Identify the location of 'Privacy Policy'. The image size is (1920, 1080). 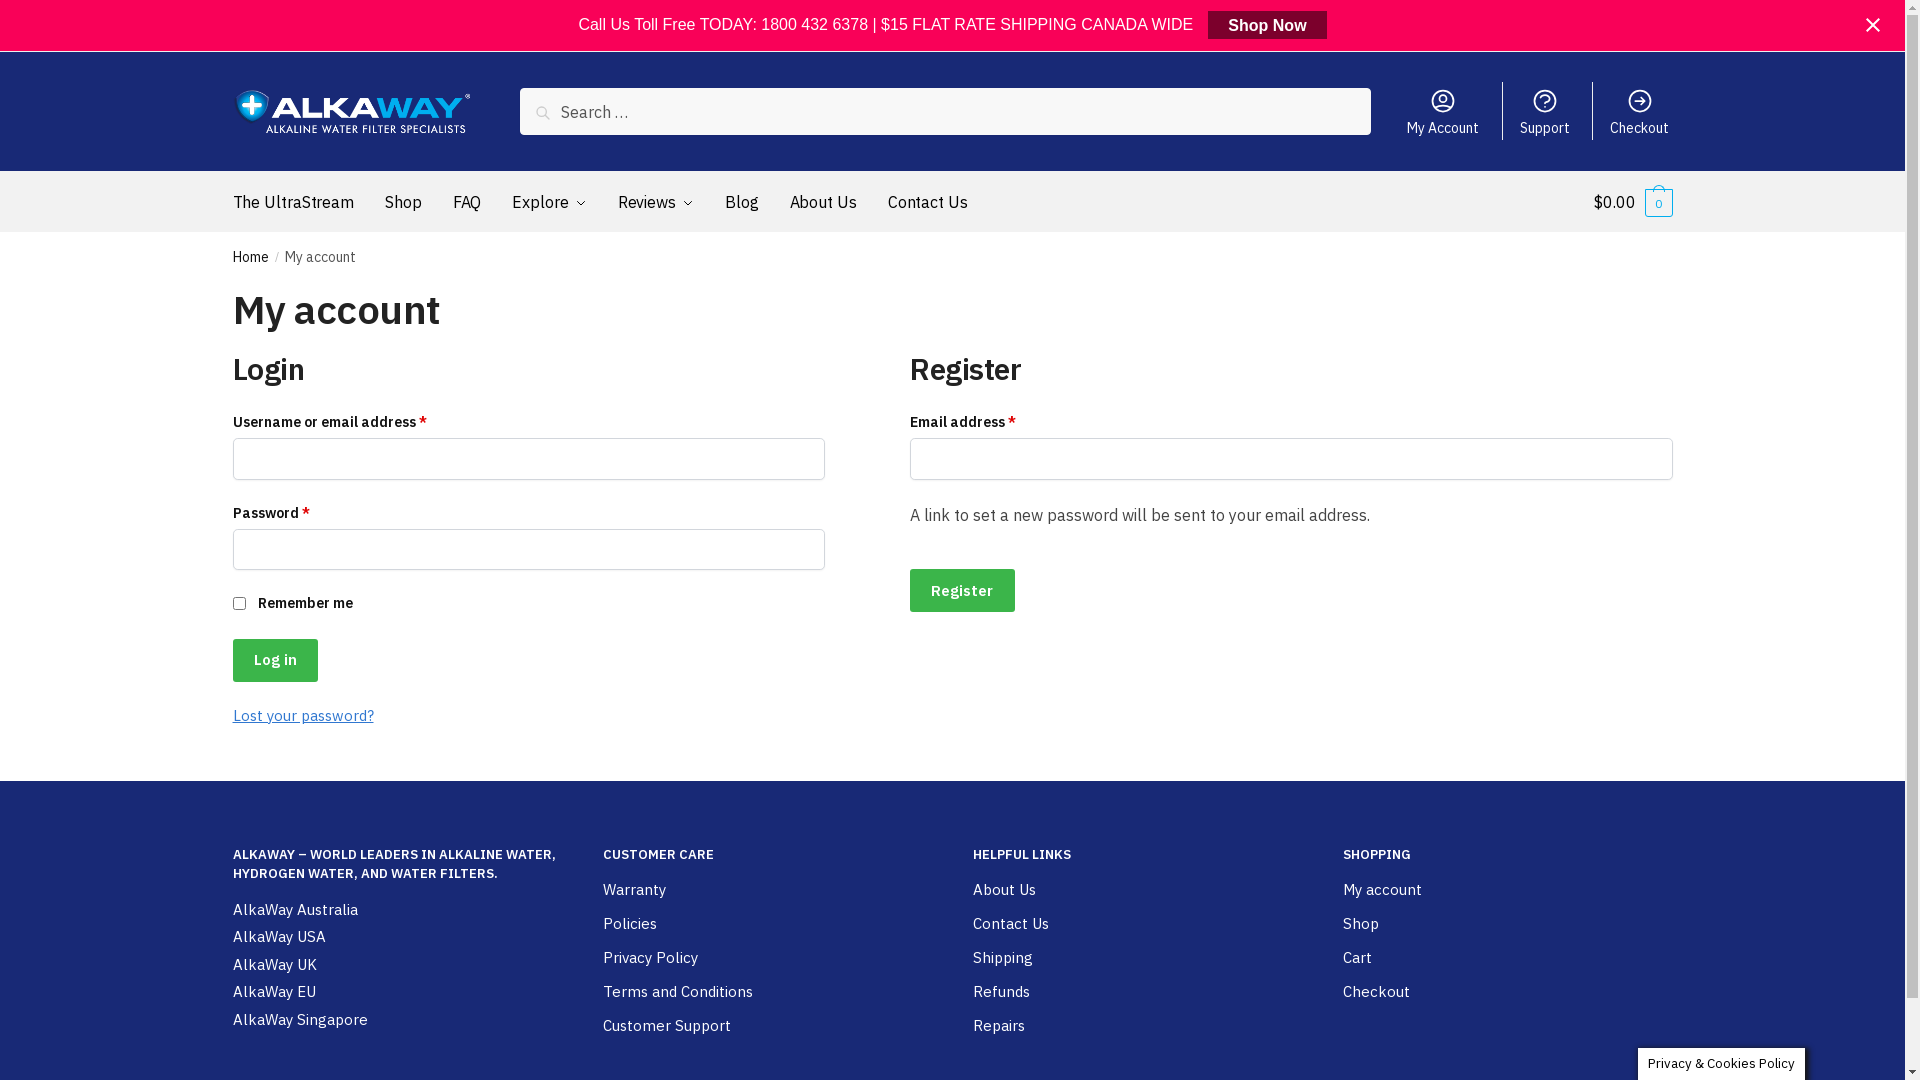
(600, 957).